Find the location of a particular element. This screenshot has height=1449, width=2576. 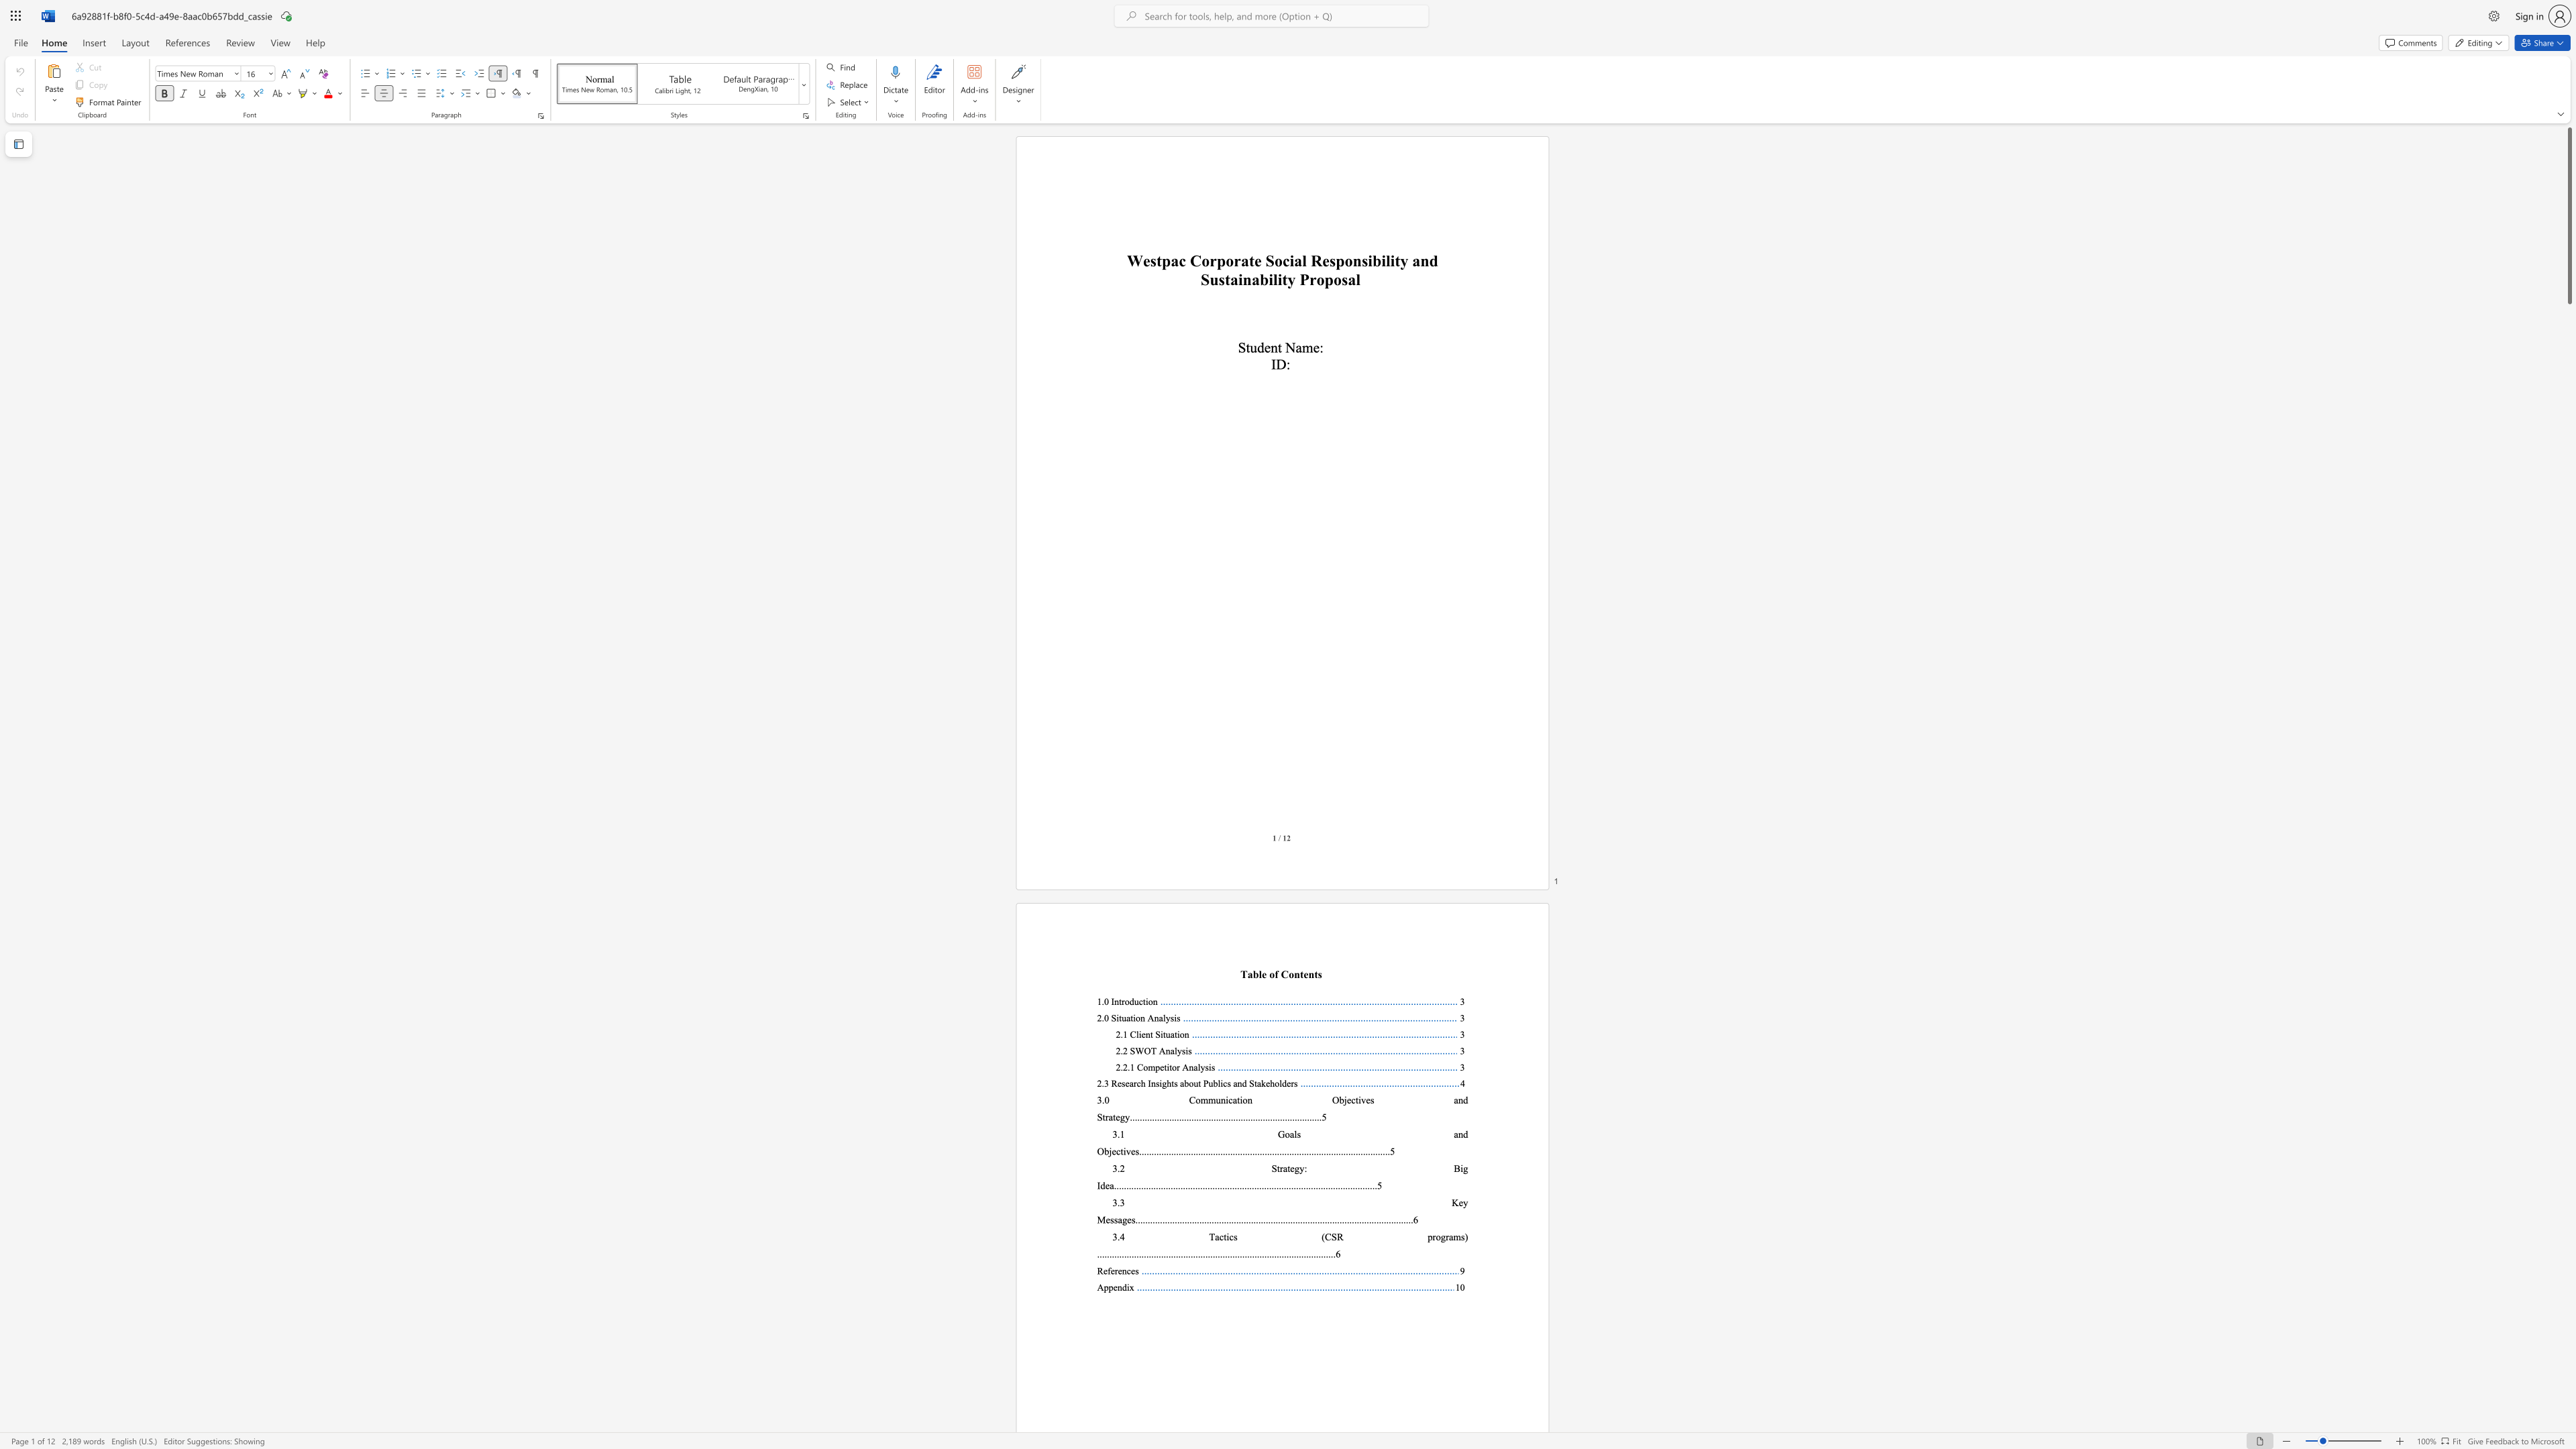

the 1th character "e" in the text is located at coordinates (1263, 974).